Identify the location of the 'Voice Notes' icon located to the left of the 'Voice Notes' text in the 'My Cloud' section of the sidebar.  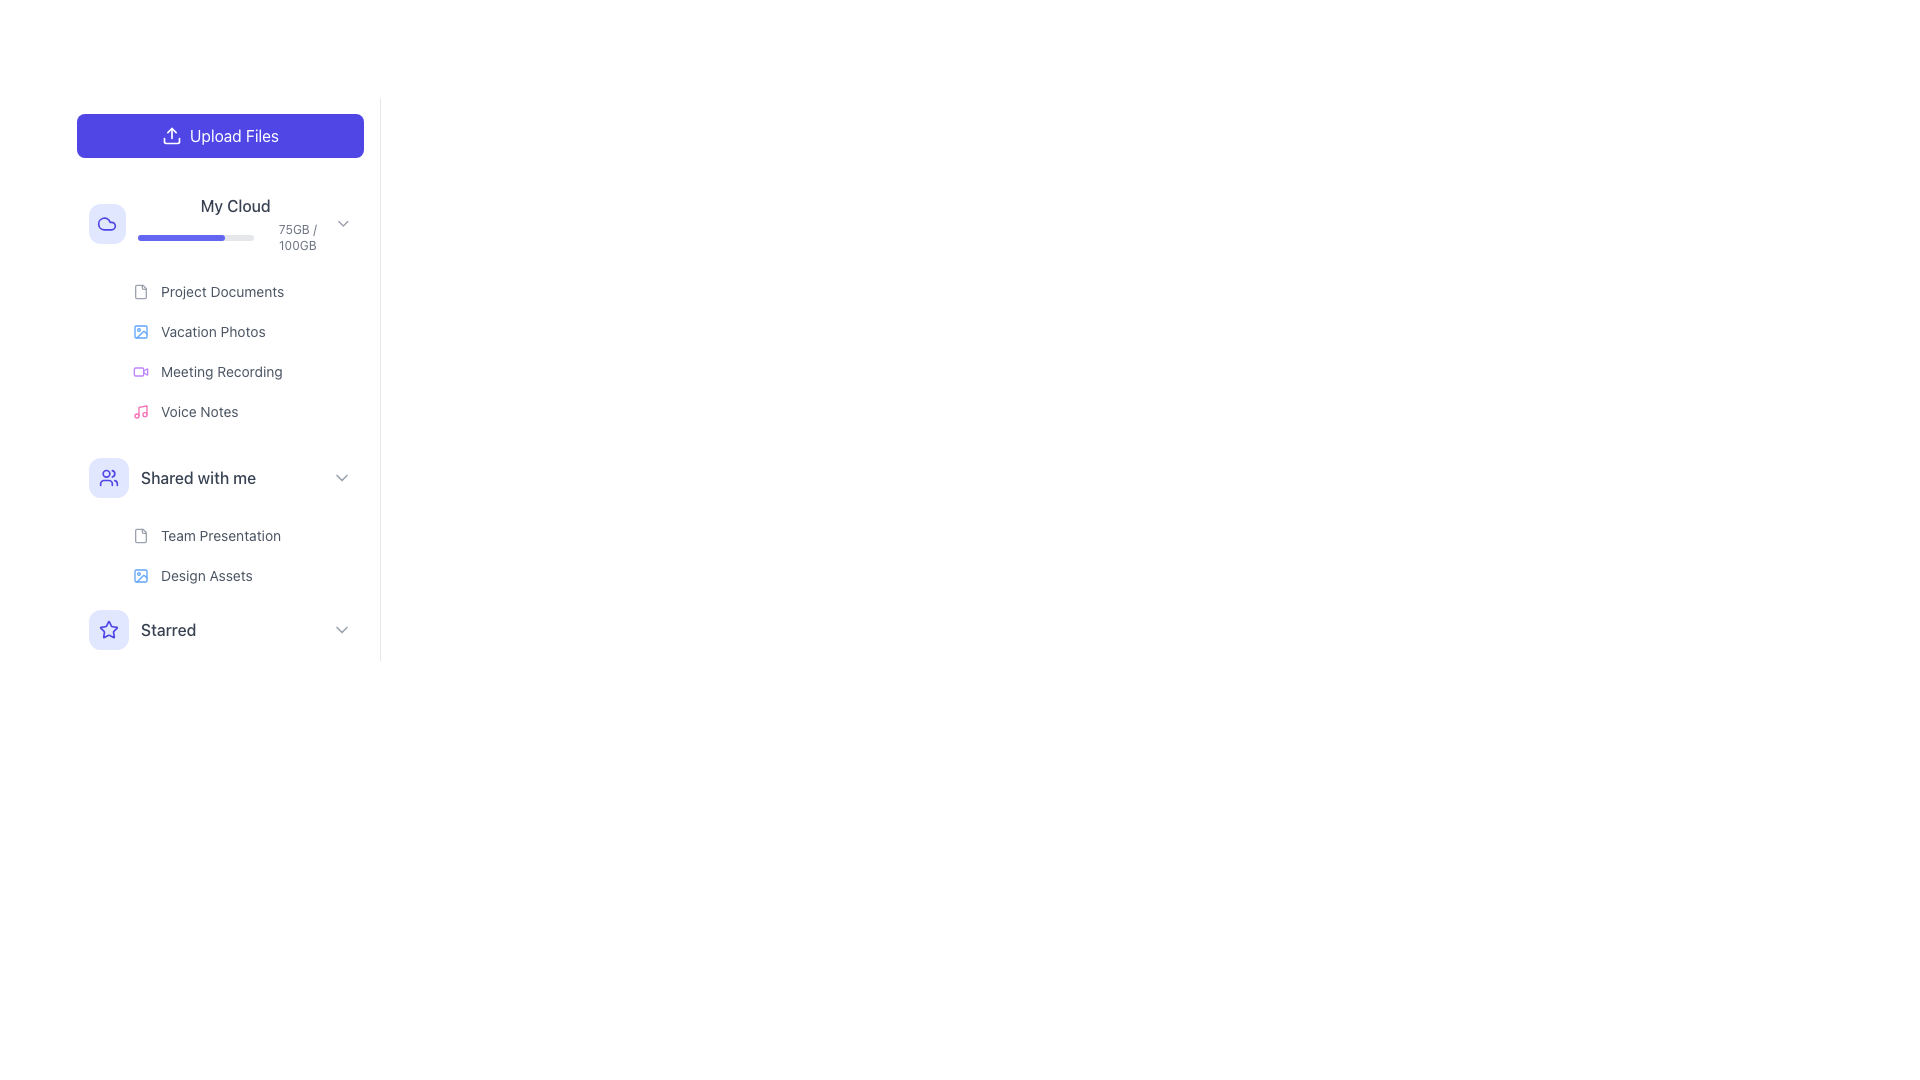
(139, 411).